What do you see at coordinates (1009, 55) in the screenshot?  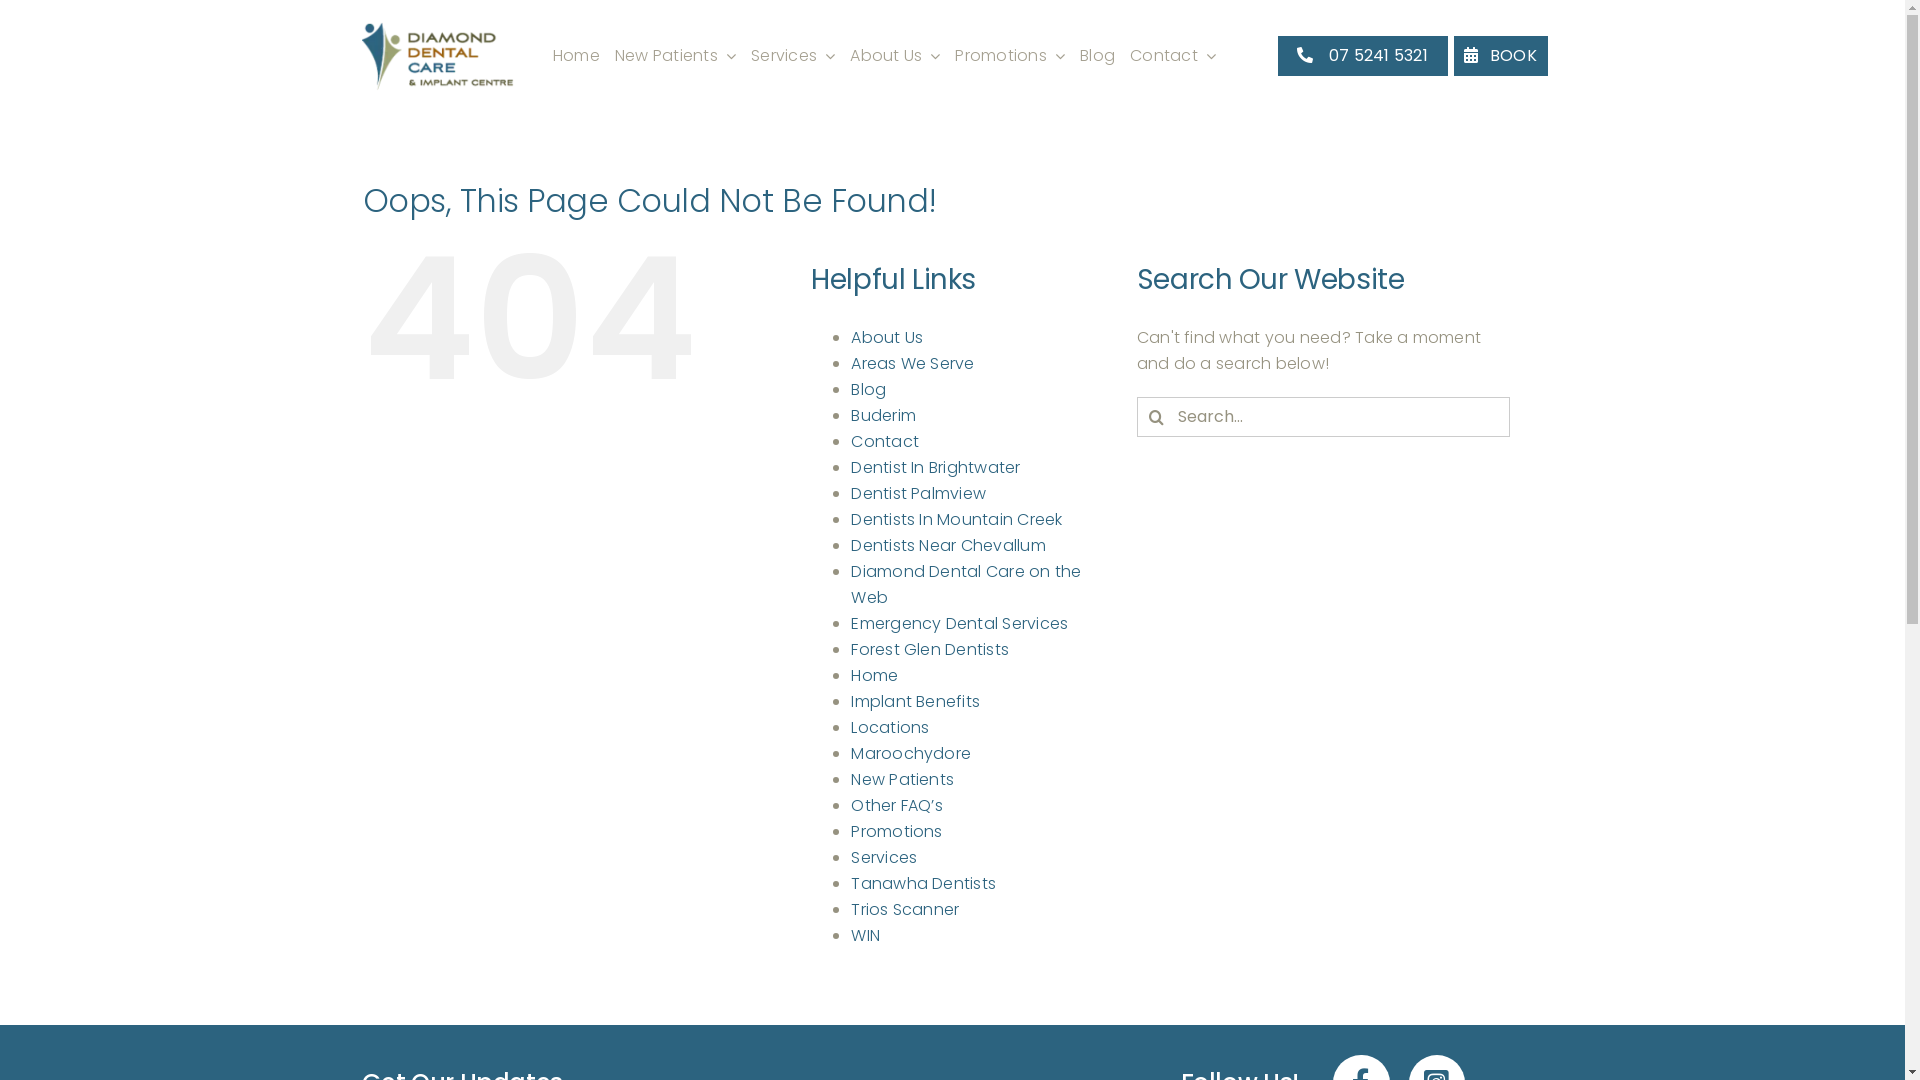 I see `'Promotions'` at bounding box center [1009, 55].